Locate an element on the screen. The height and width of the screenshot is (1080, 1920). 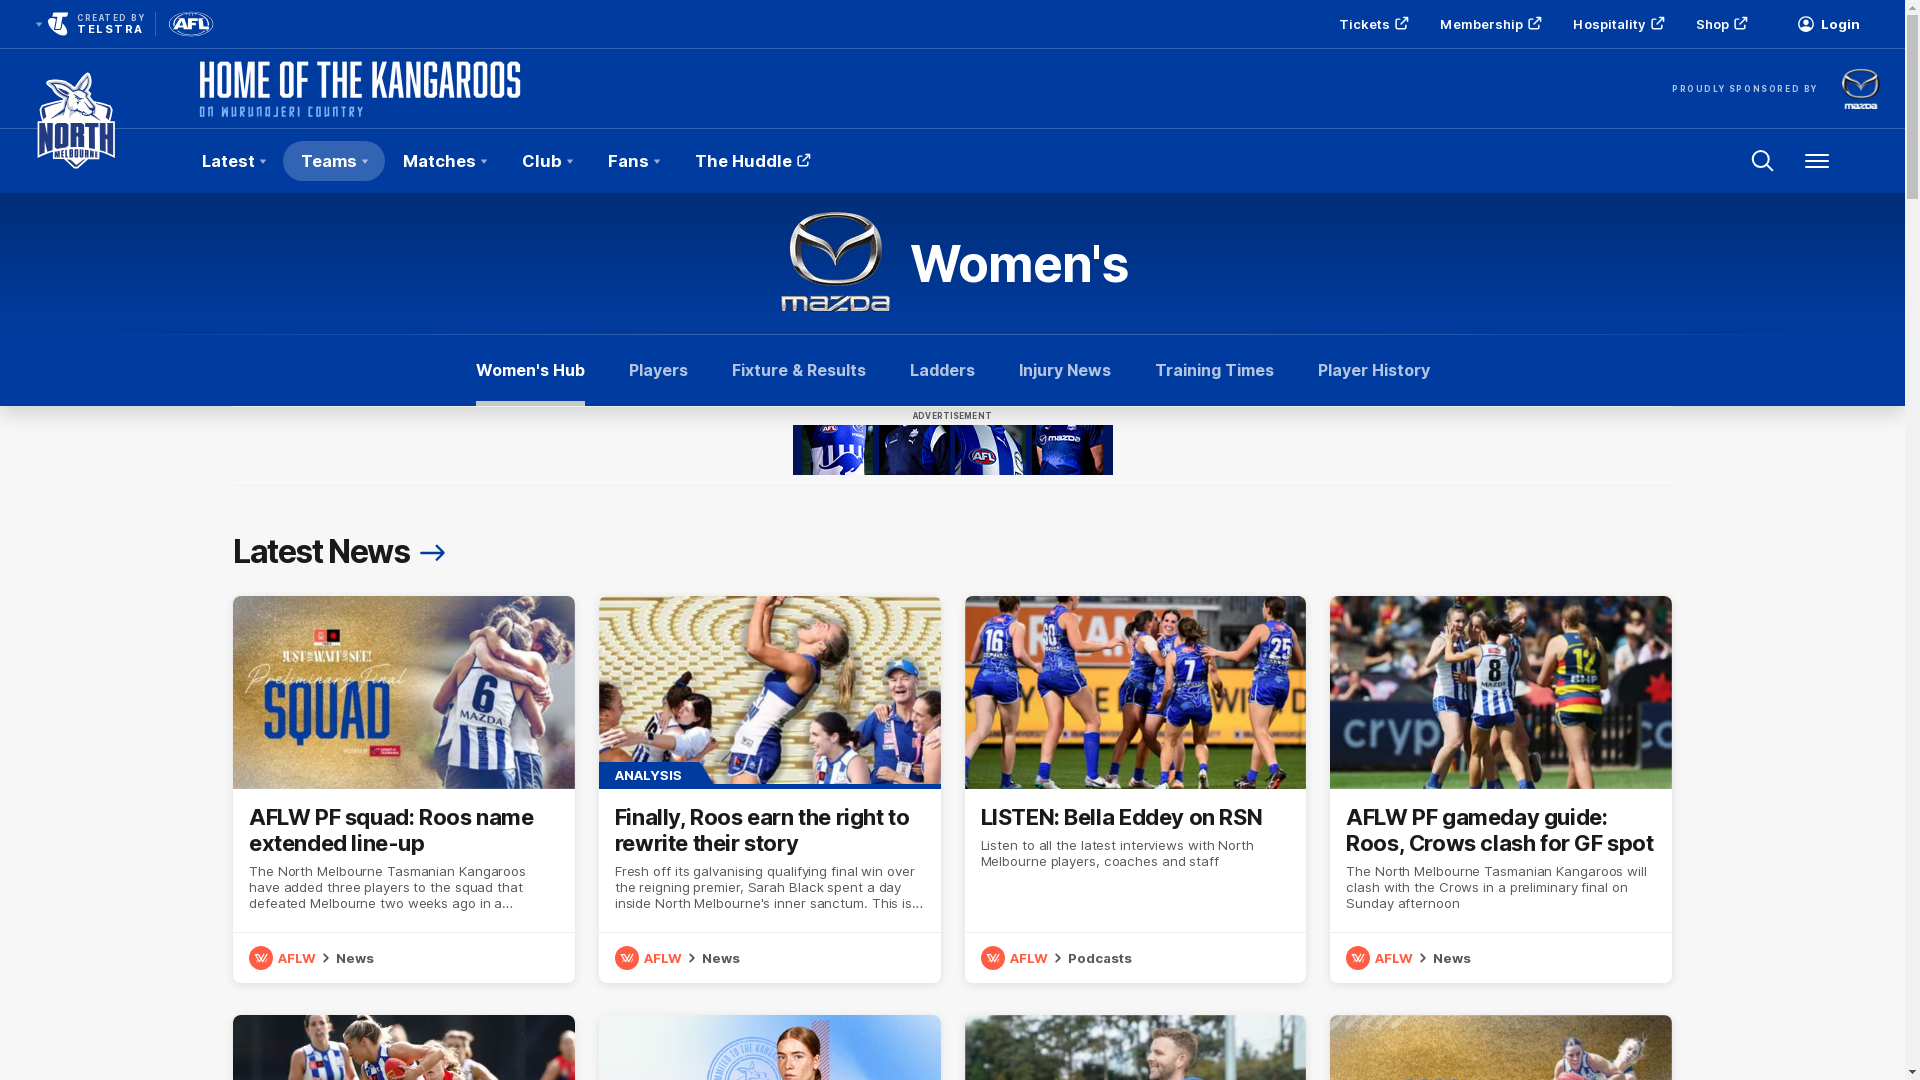
'Login' is located at coordinates (1828, 23).